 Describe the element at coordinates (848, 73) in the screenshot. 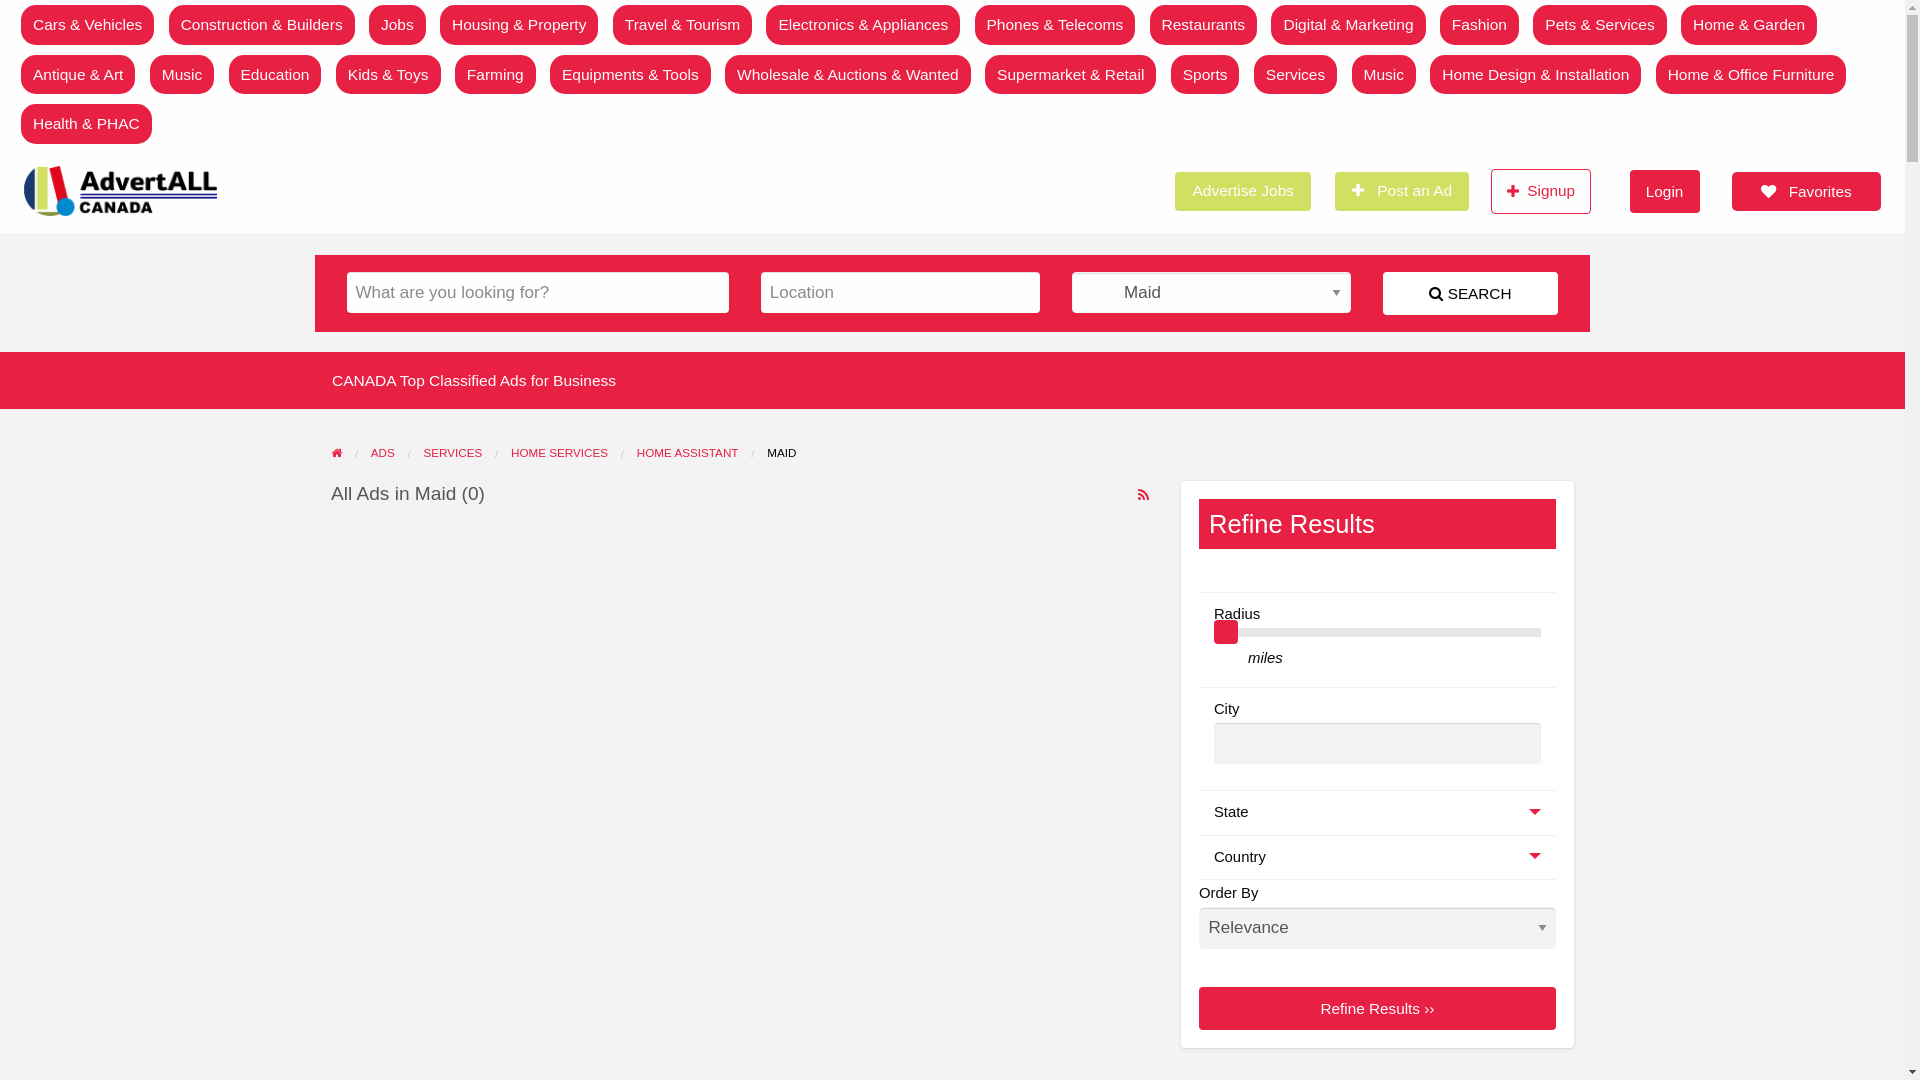

I see `'Wholesale & Auctions & Wanted'` at that location.